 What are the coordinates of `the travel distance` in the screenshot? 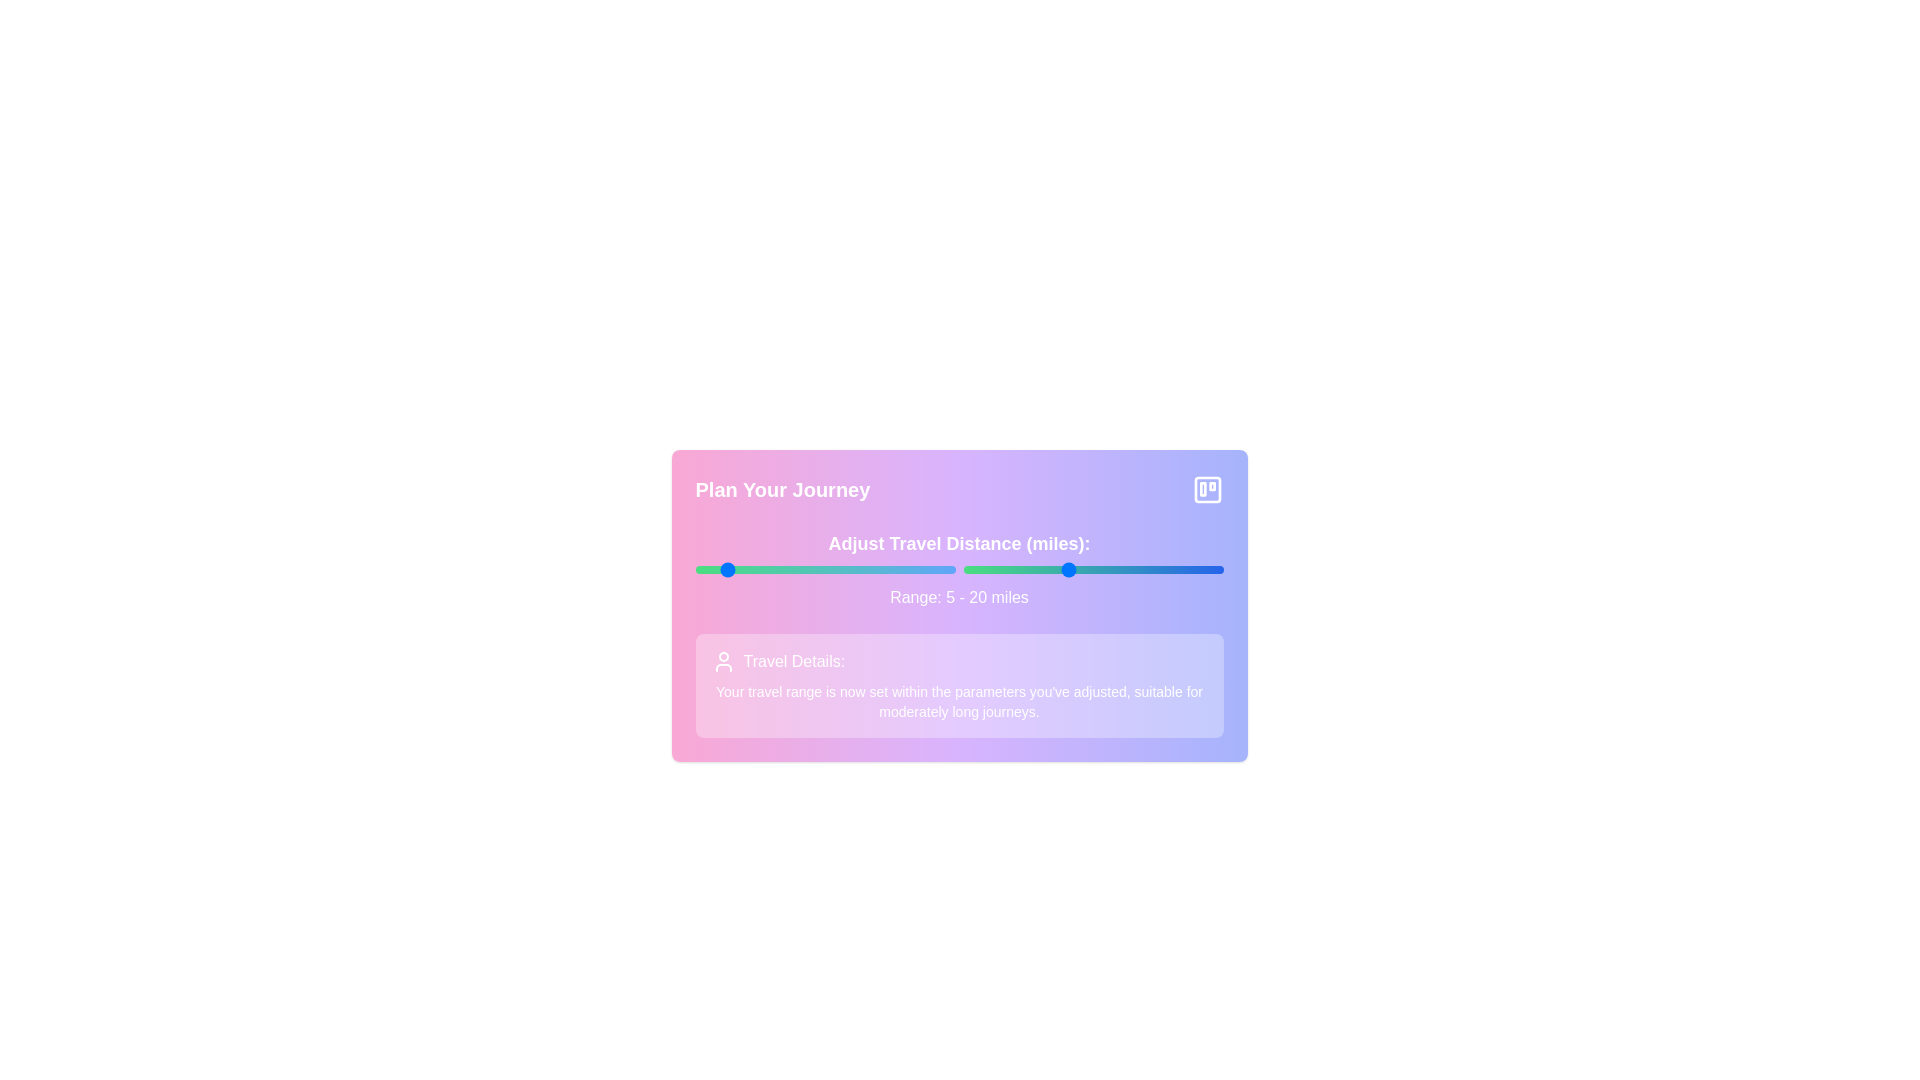 It's located at (1166, 570).